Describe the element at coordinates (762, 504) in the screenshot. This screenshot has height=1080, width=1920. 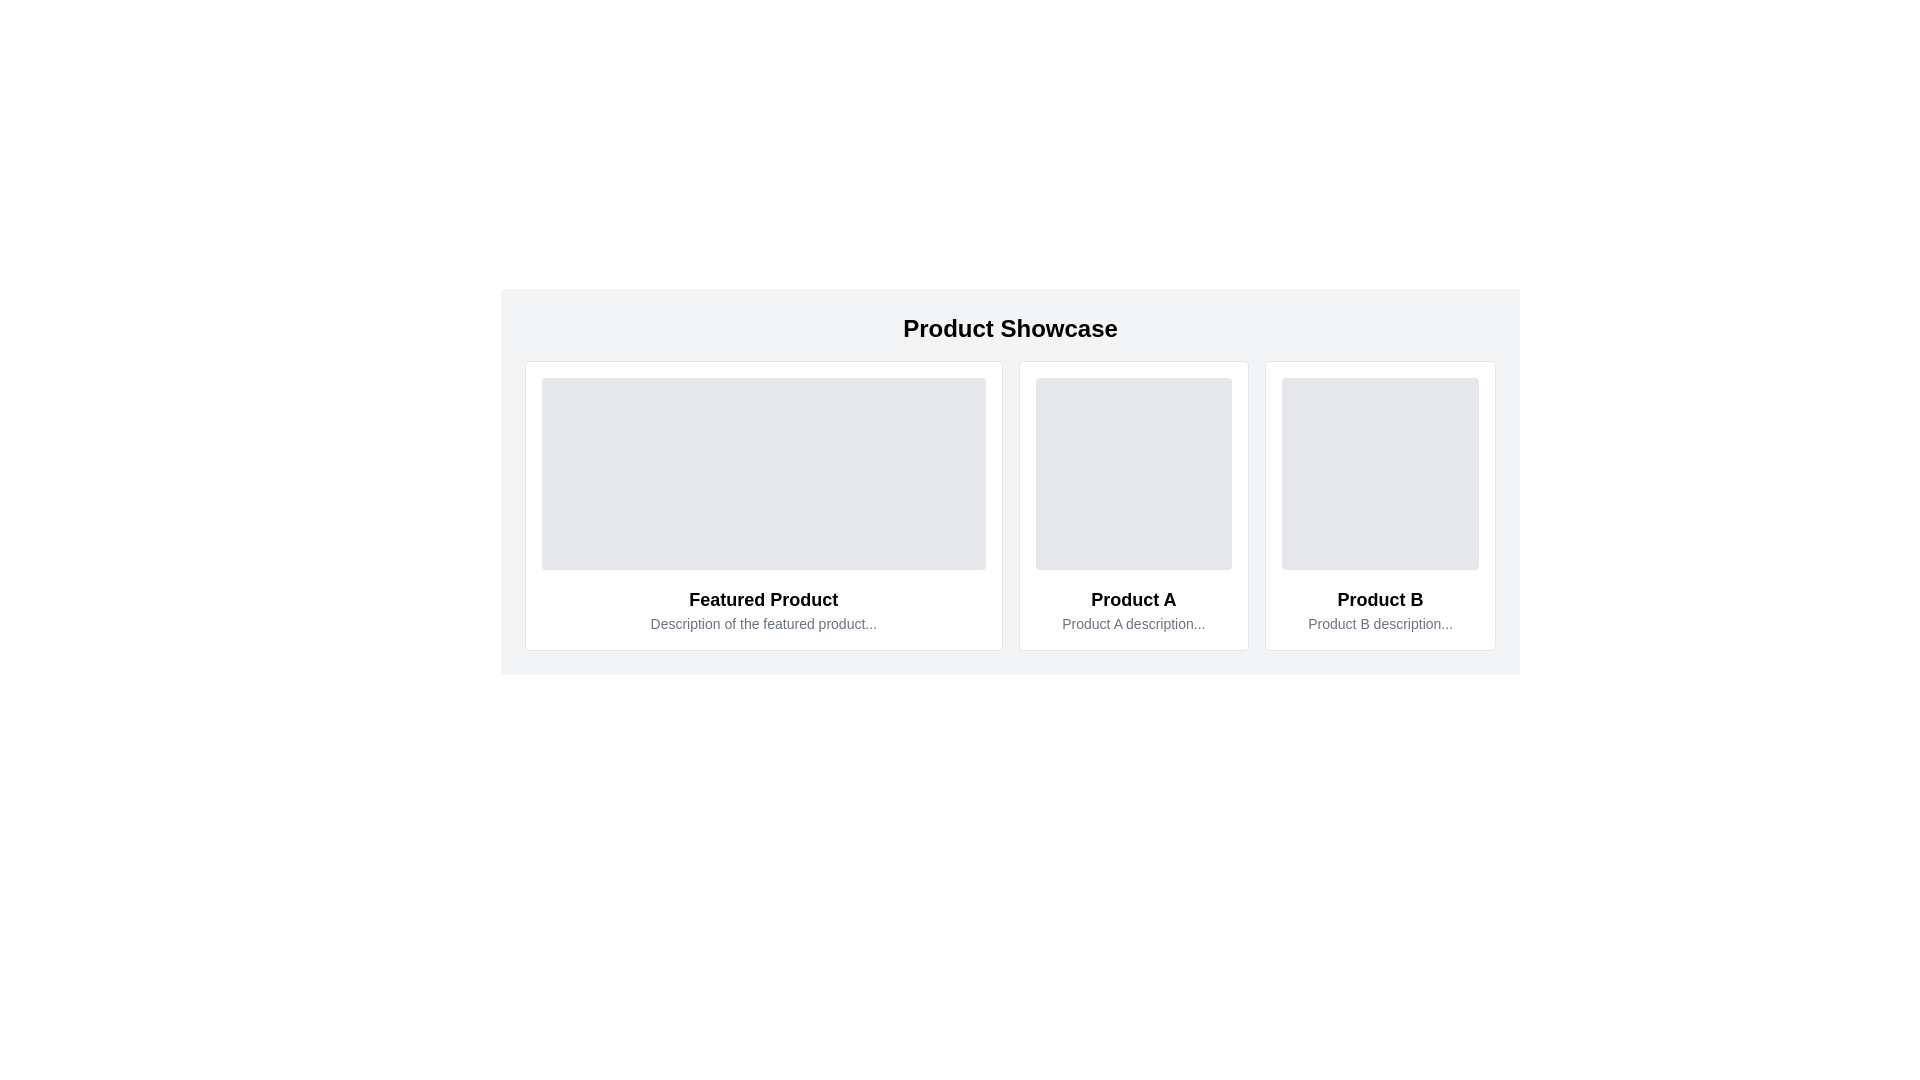
I see `title and description of the product displayed on the leftmost Content Card in the grid layout, which is positioned to the left of 'Product A' and 'Product B'` at that location.